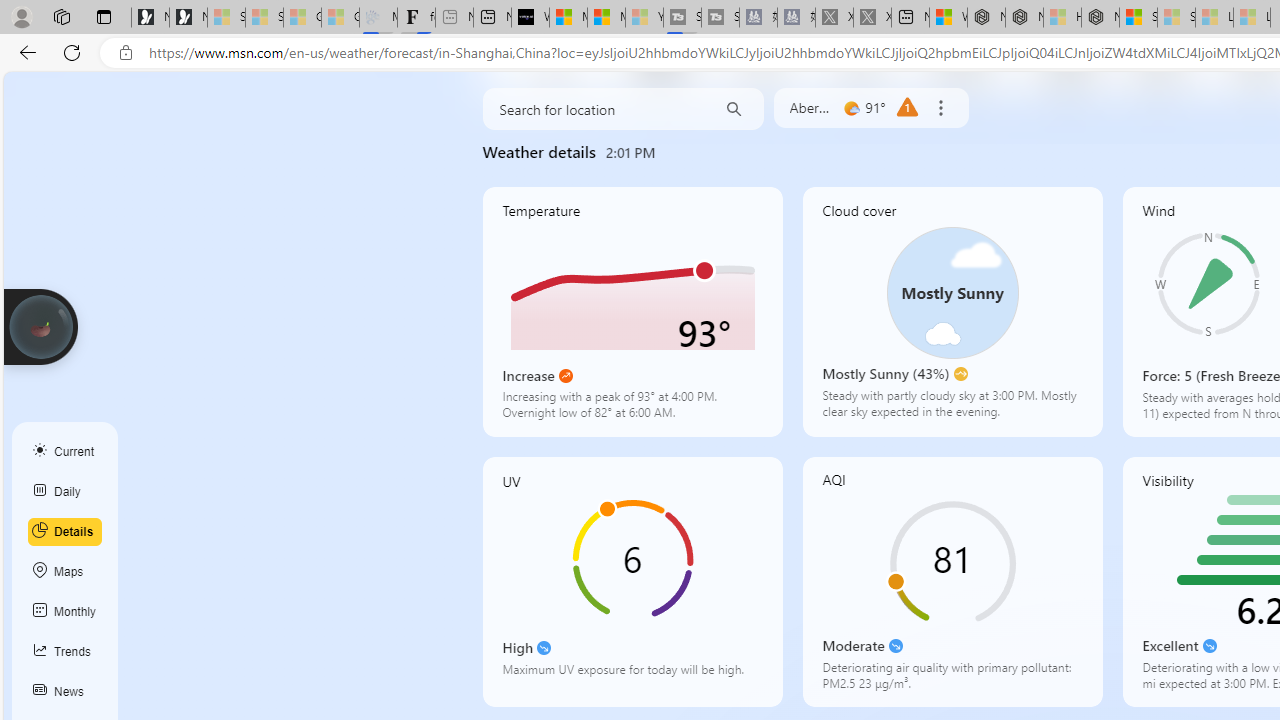  Describe the element at coordinates (631, 675) in the screenshot. I see `'Maximum UV exposure for today will be high.'` at that location.